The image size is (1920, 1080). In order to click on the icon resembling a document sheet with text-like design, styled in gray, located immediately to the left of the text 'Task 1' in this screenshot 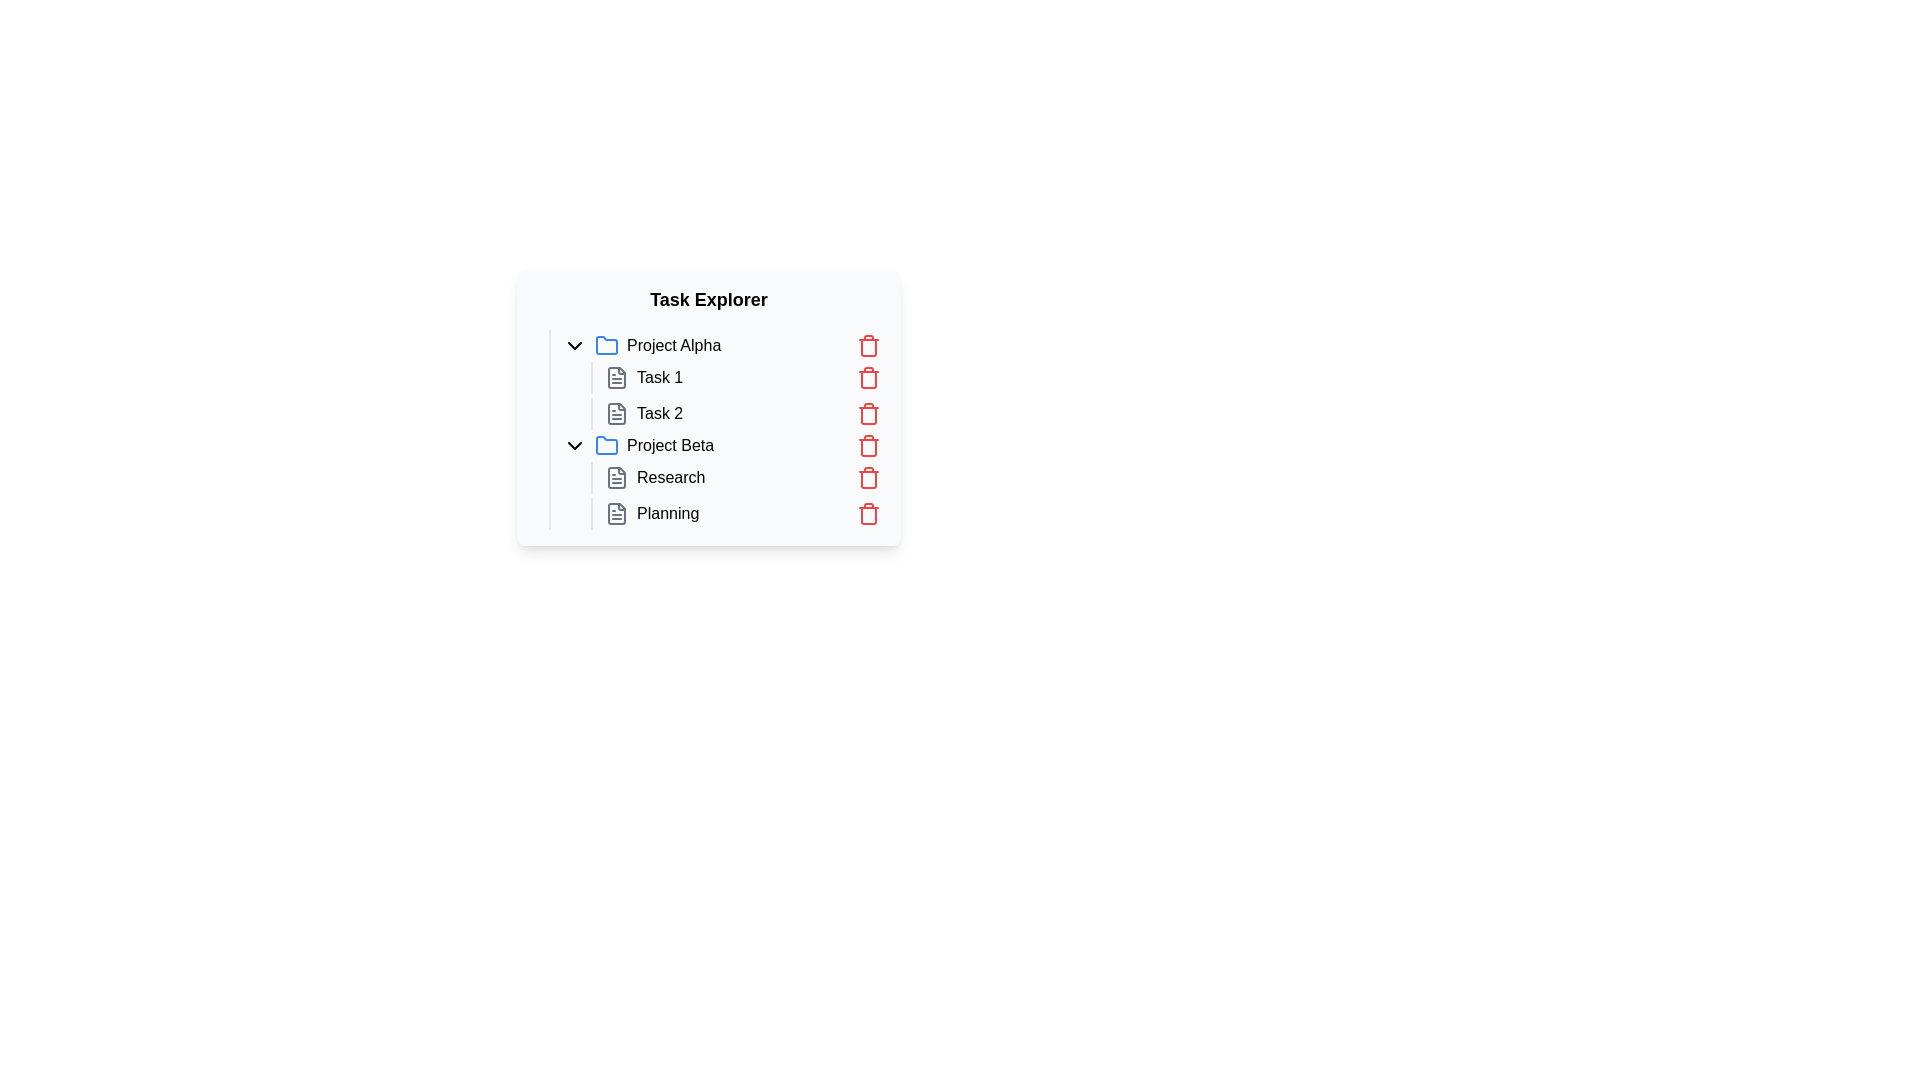, I will do `click(616, 378)`.